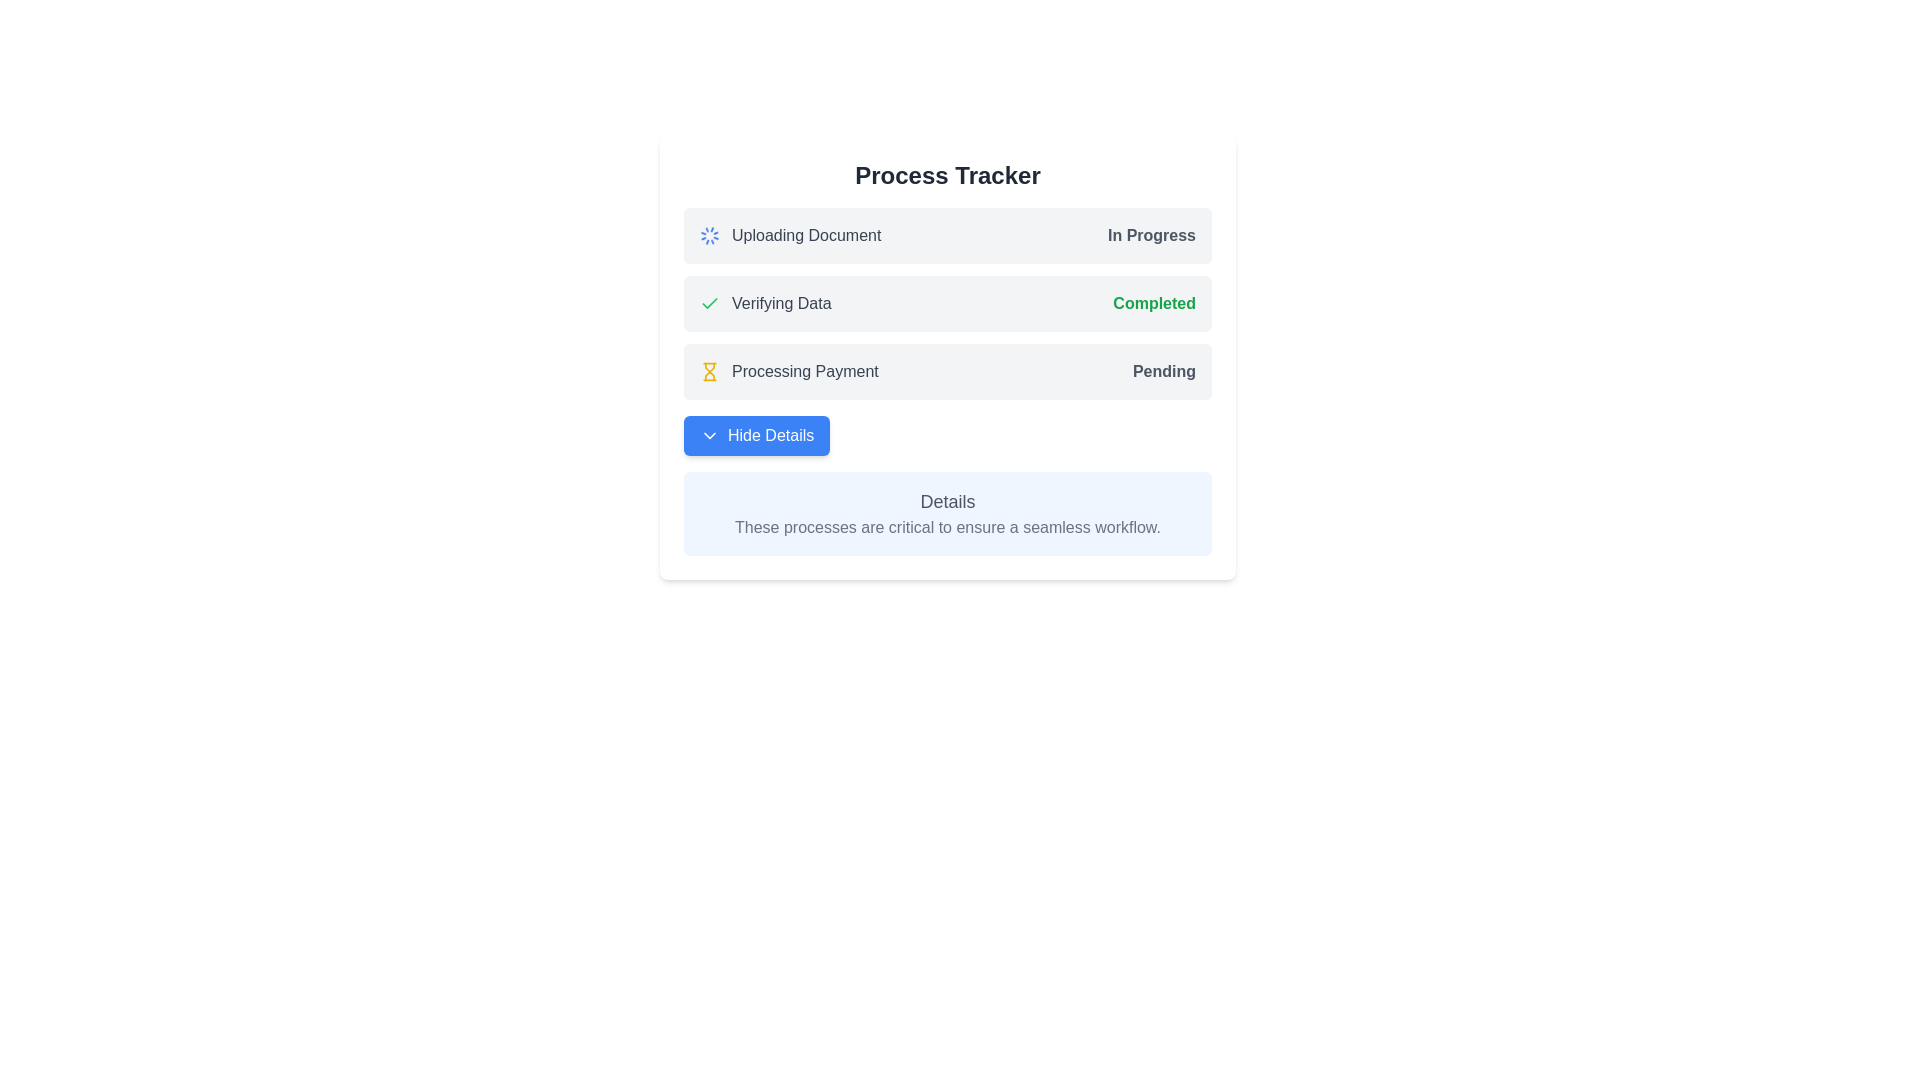 The height and width of the screenshot is (1080, 1920). I want to click on text content of the Status indicator labeled 'Verifying Data' with a green checkmark icon, which is the second element in the Process Tracker section, so click(947, 304).